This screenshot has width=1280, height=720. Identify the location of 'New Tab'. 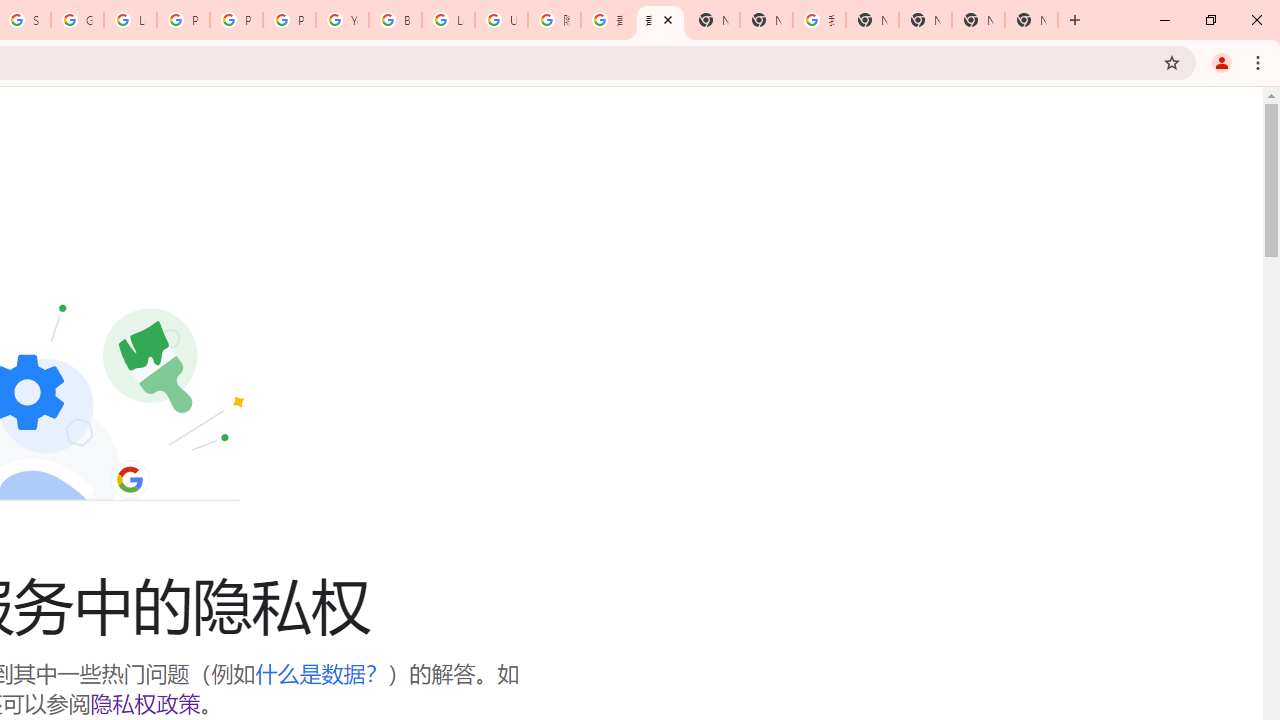
(1031, 20).